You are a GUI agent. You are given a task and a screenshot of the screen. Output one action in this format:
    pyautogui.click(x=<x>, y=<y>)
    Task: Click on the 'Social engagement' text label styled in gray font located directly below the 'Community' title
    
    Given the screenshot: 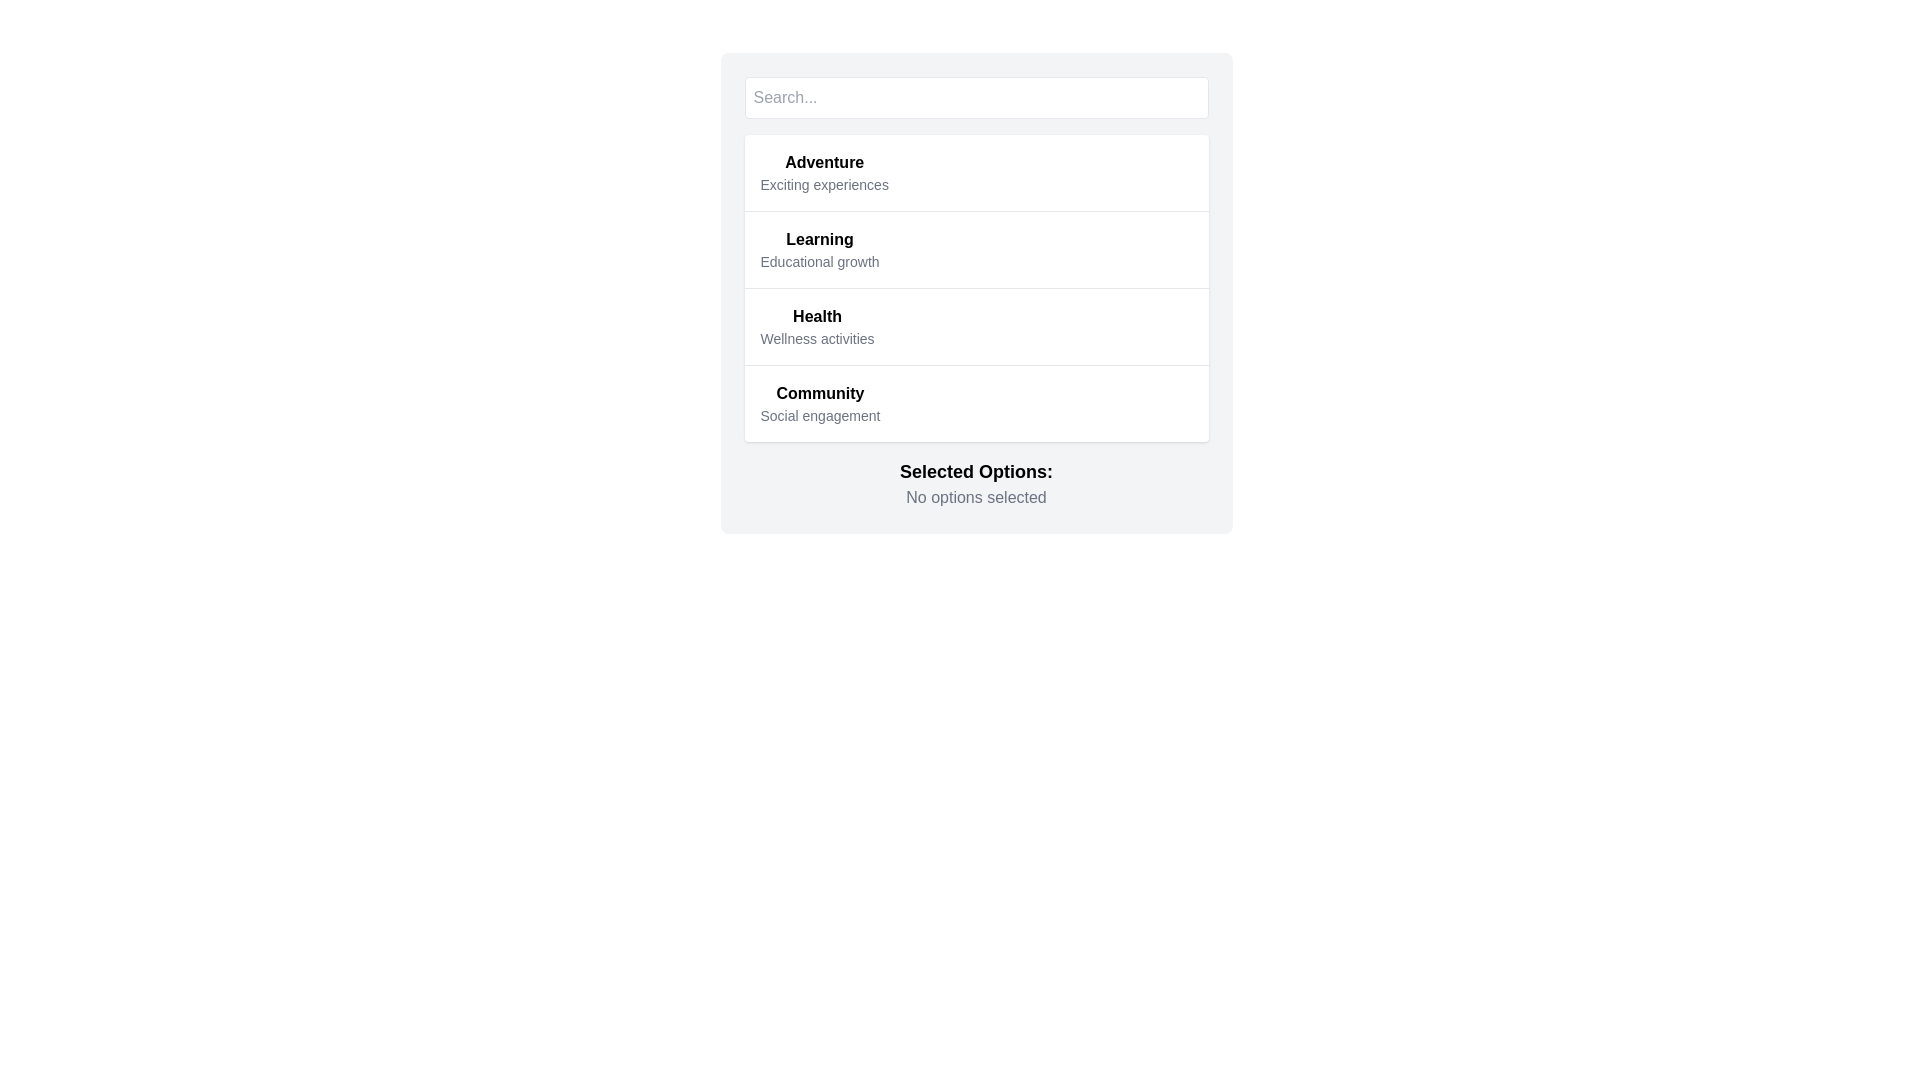 What is the action you would take?
    pyautogui.click(x=820, y=415)
    